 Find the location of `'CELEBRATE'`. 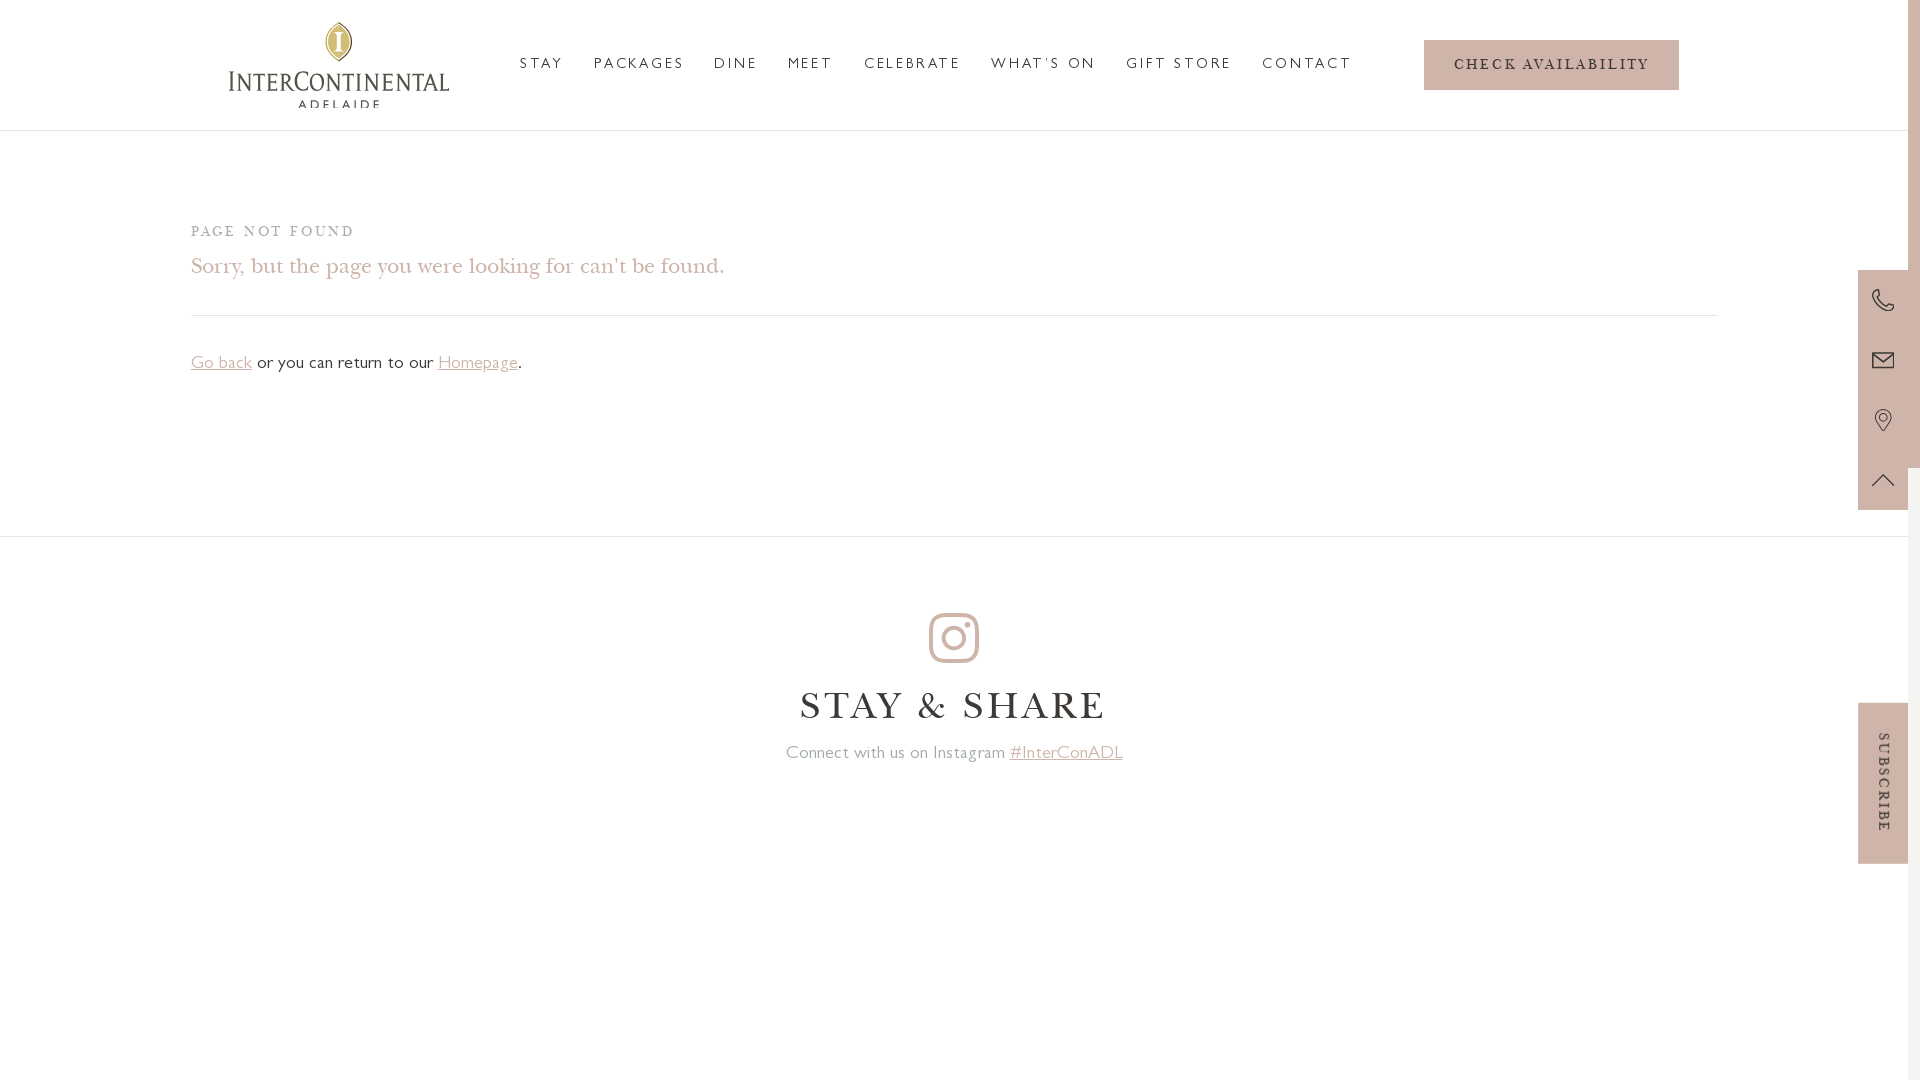

'CELEBRATE' is located at coordinates (911, 64).